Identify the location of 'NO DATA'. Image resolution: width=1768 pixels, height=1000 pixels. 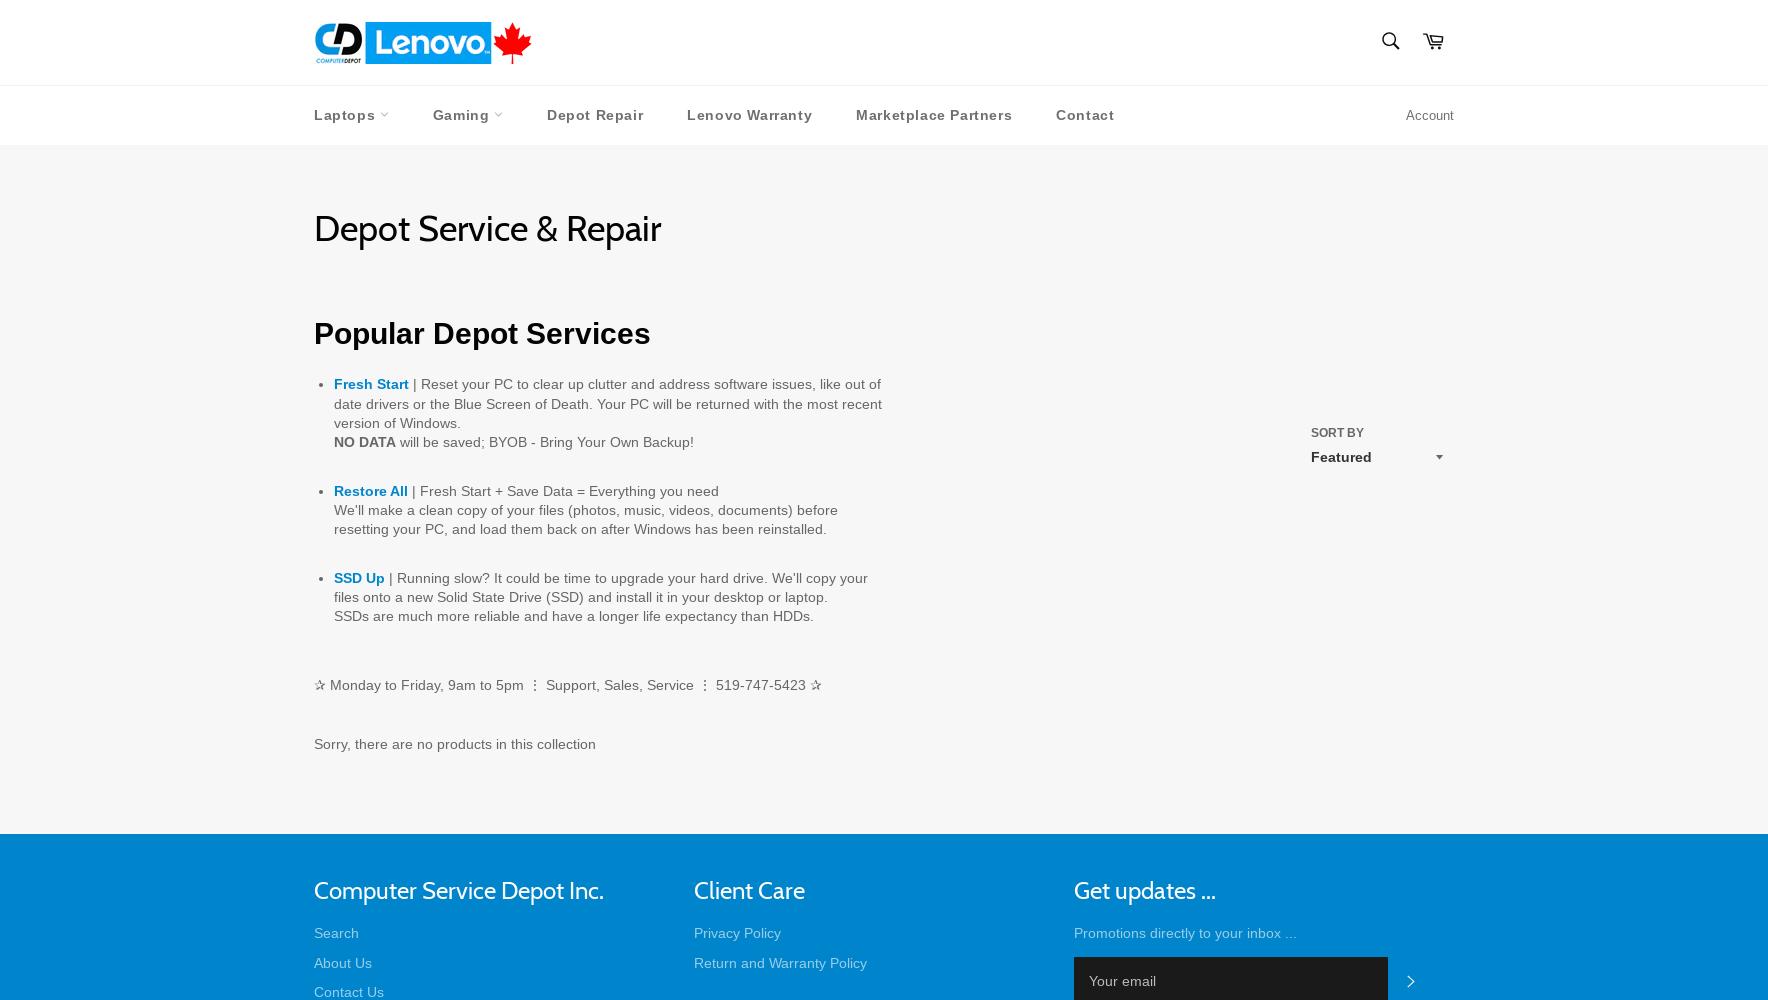
(333, 441).